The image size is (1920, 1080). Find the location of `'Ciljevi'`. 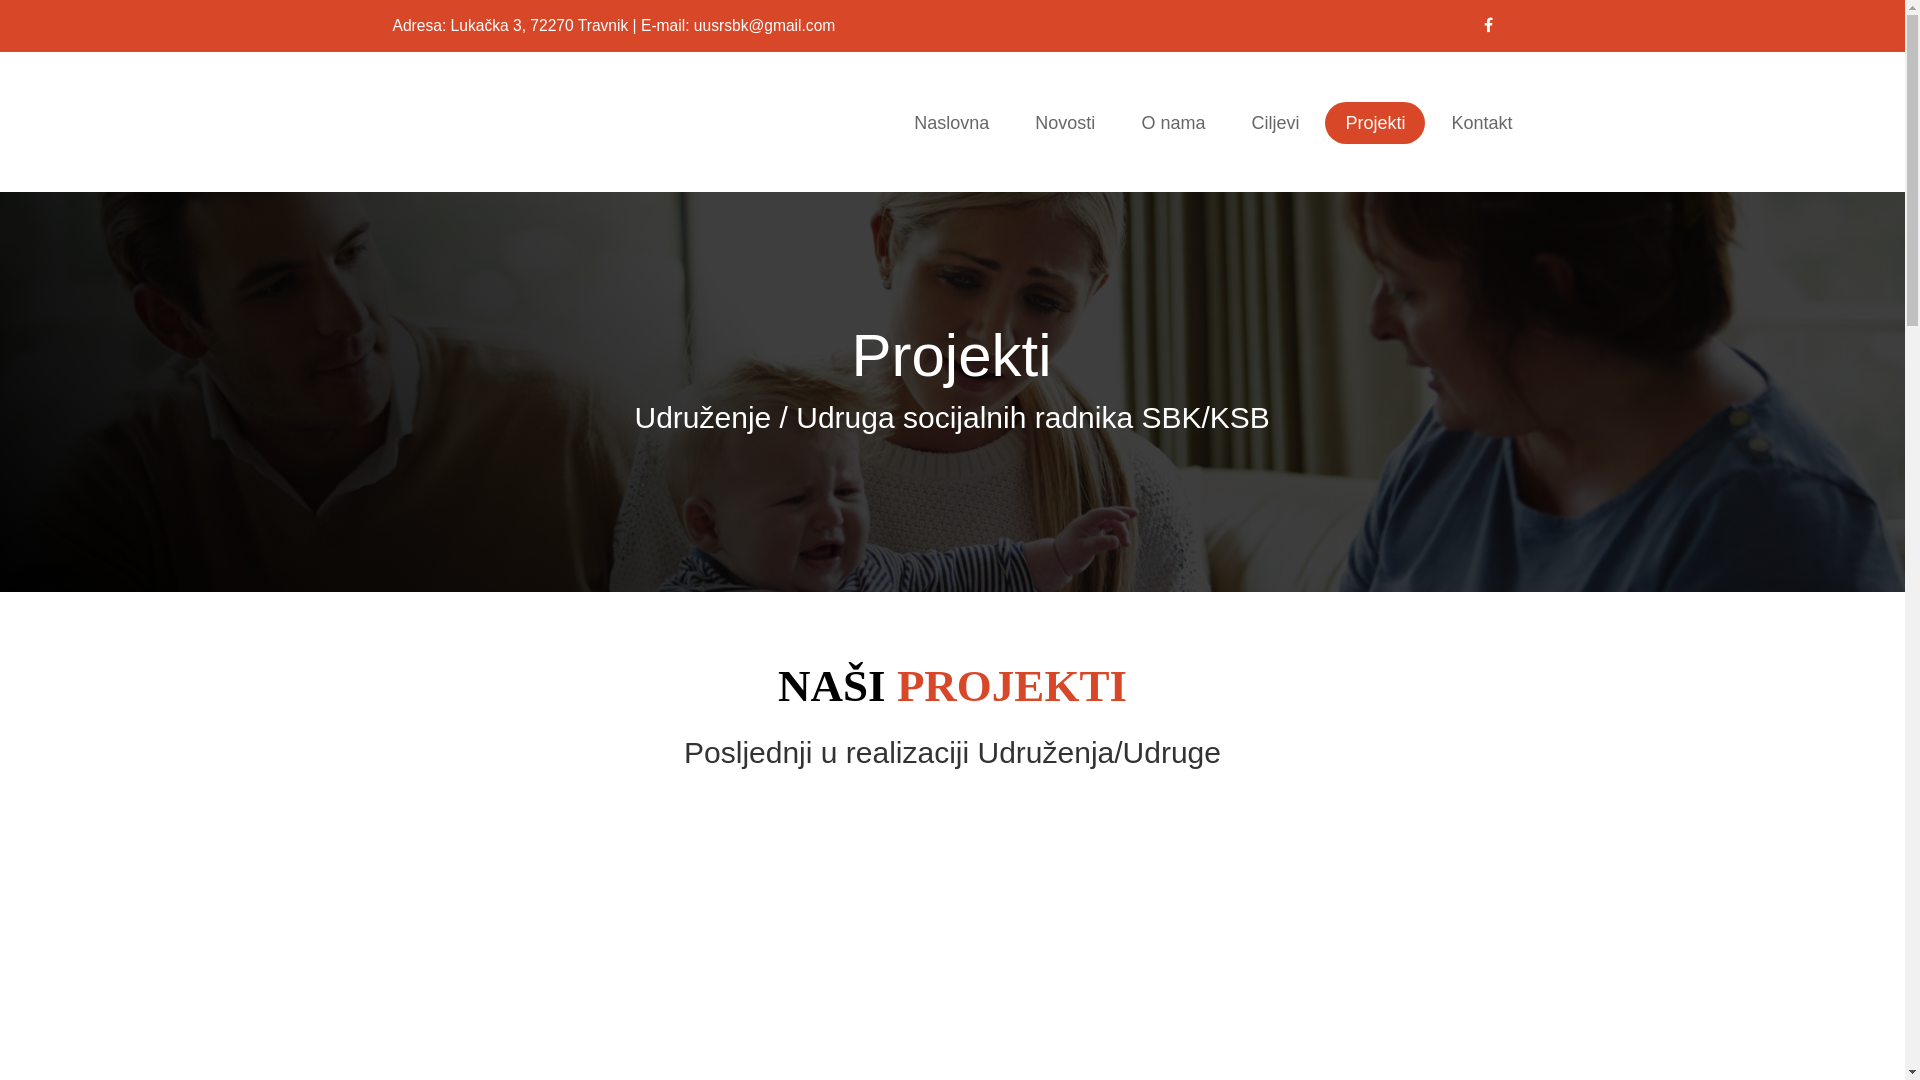

'Ciljevi' is located at coordinates (1274, 123).